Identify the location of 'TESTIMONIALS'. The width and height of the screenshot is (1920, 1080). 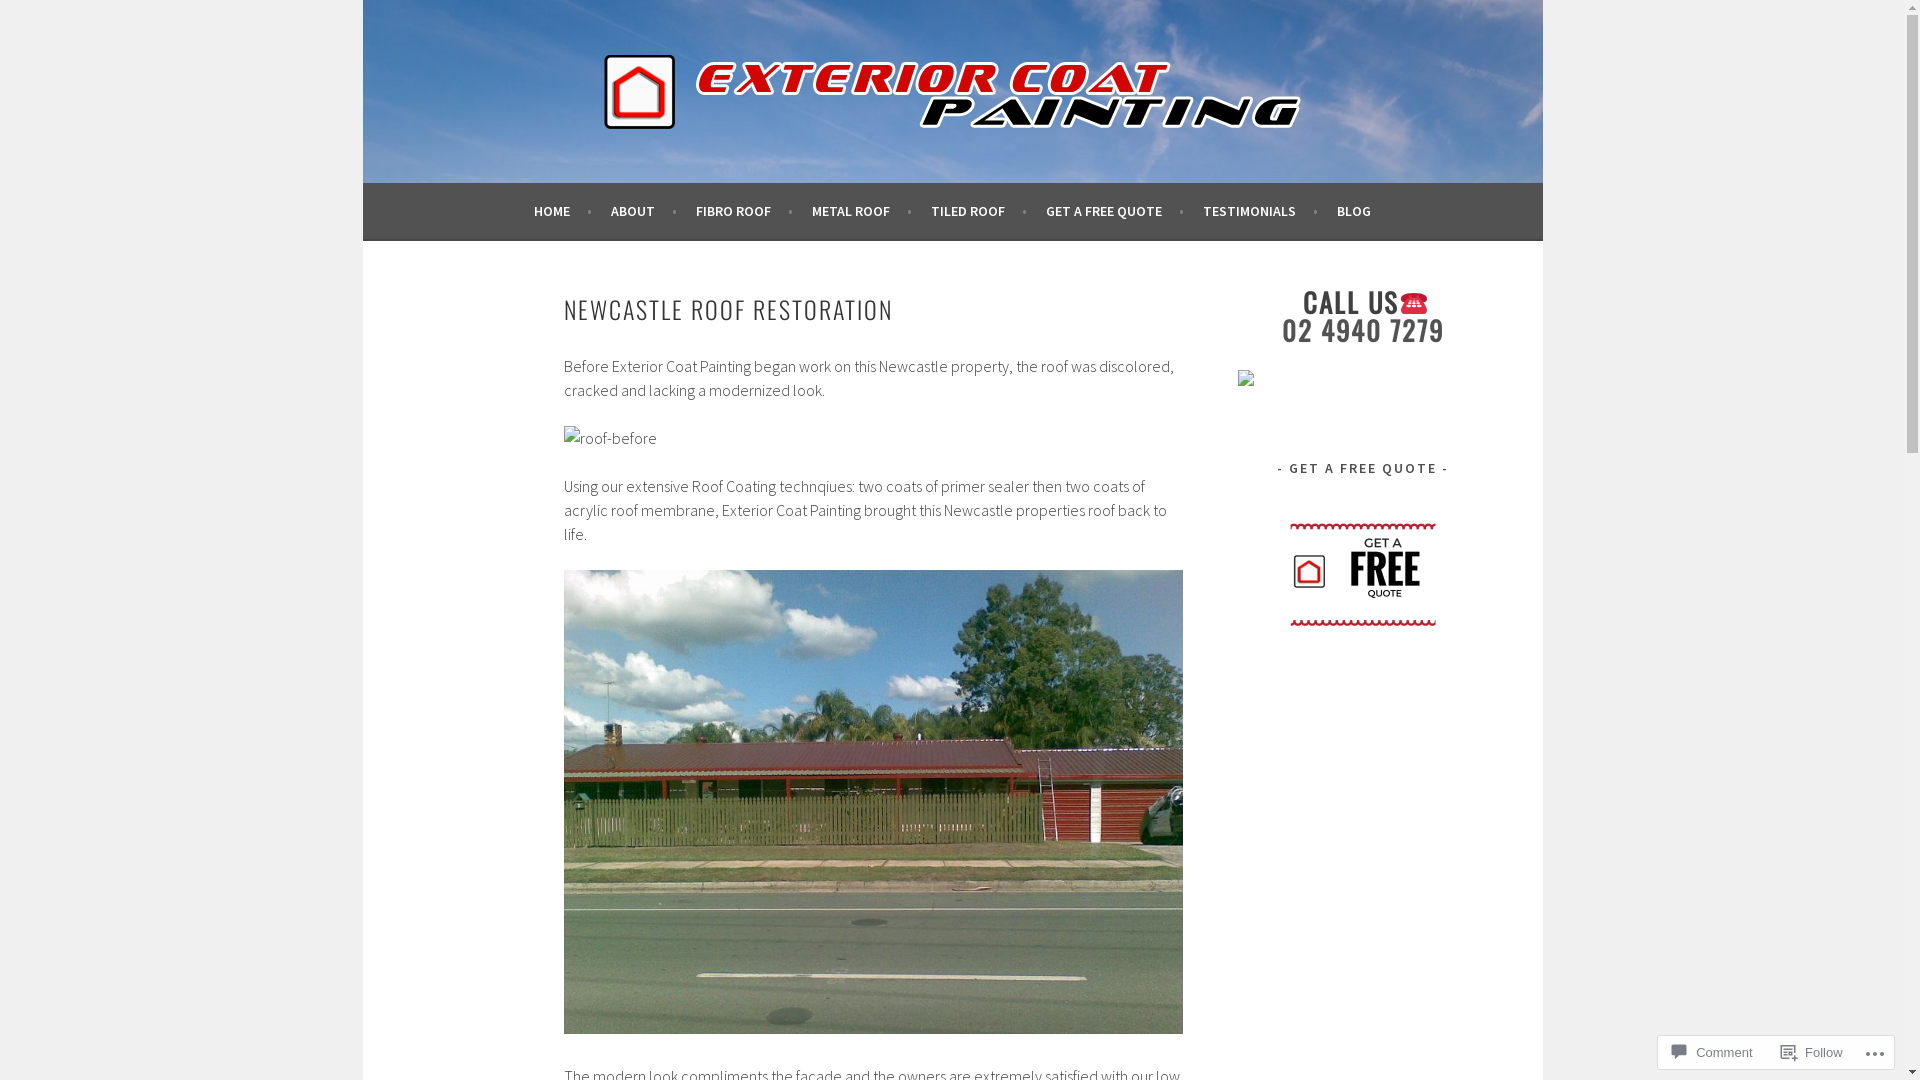
(1259, 211).